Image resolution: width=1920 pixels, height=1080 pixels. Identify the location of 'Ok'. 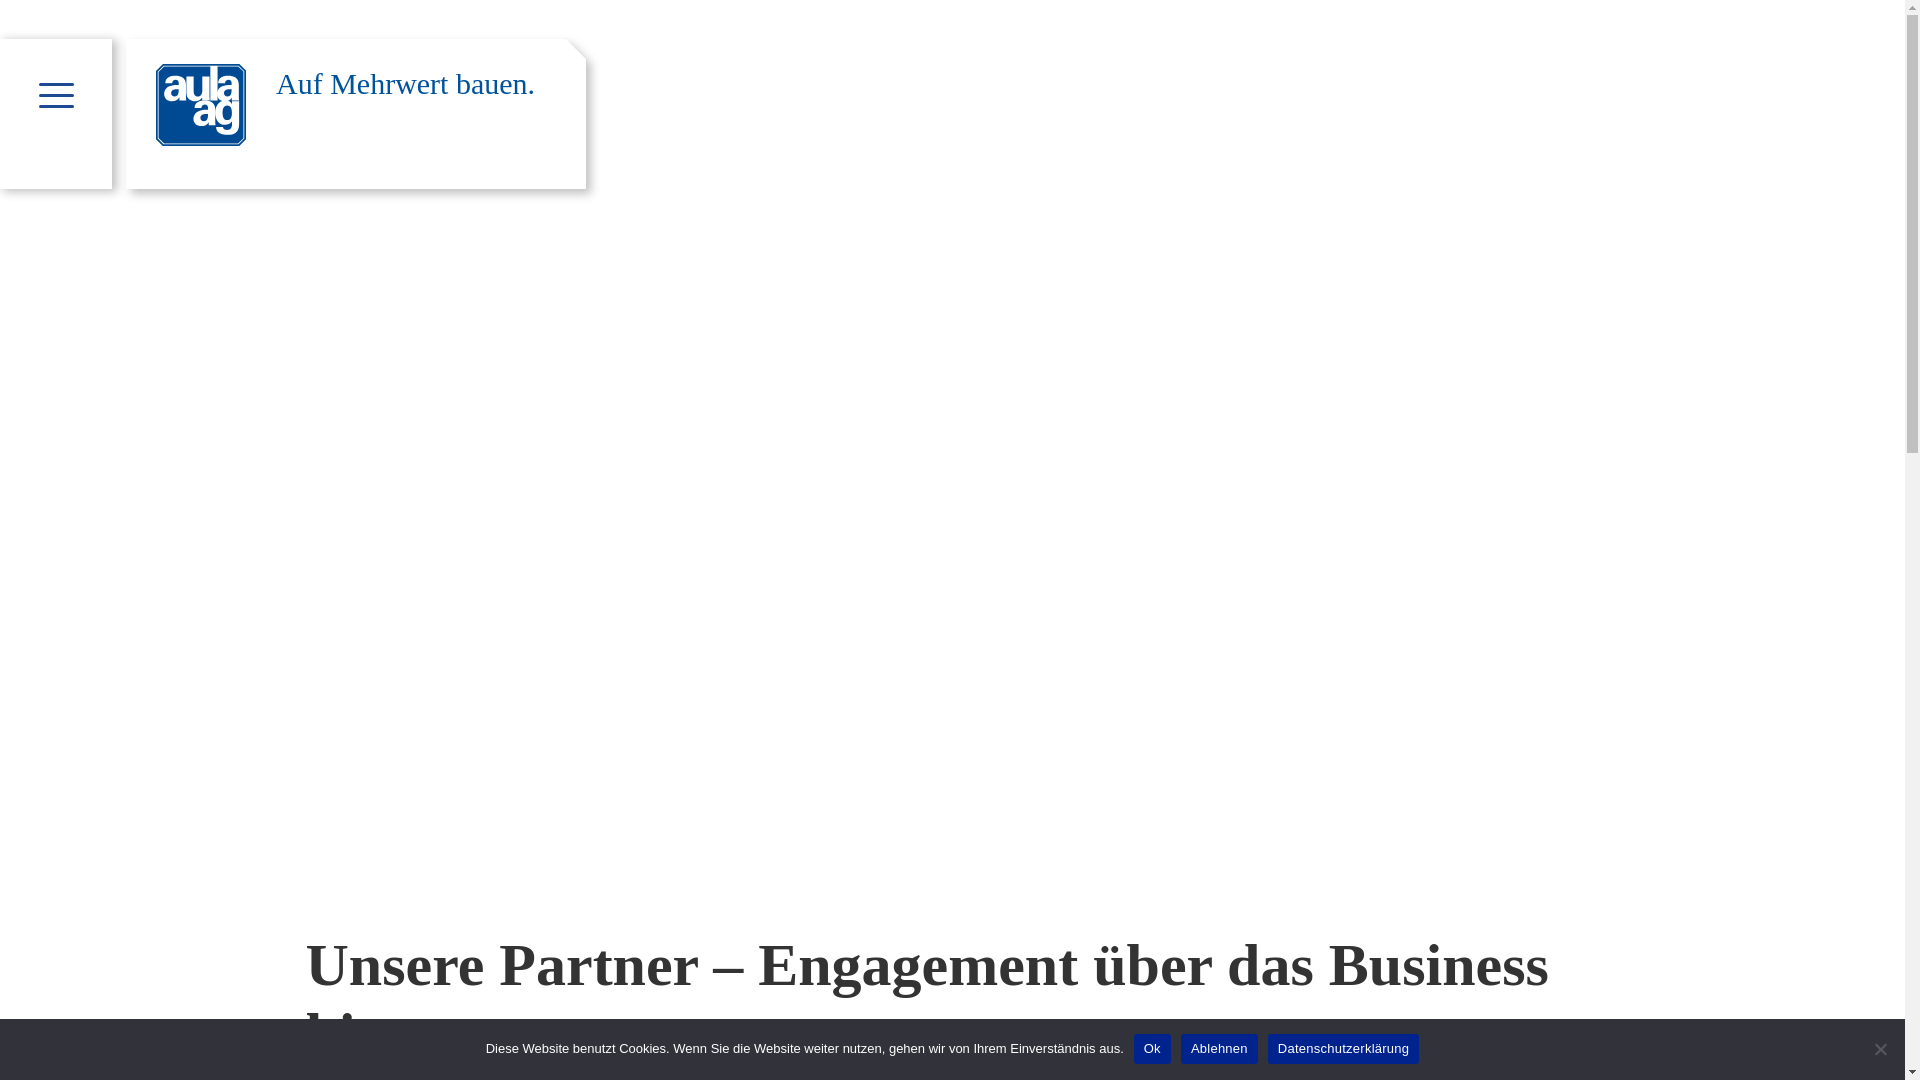
(1152, 1048).